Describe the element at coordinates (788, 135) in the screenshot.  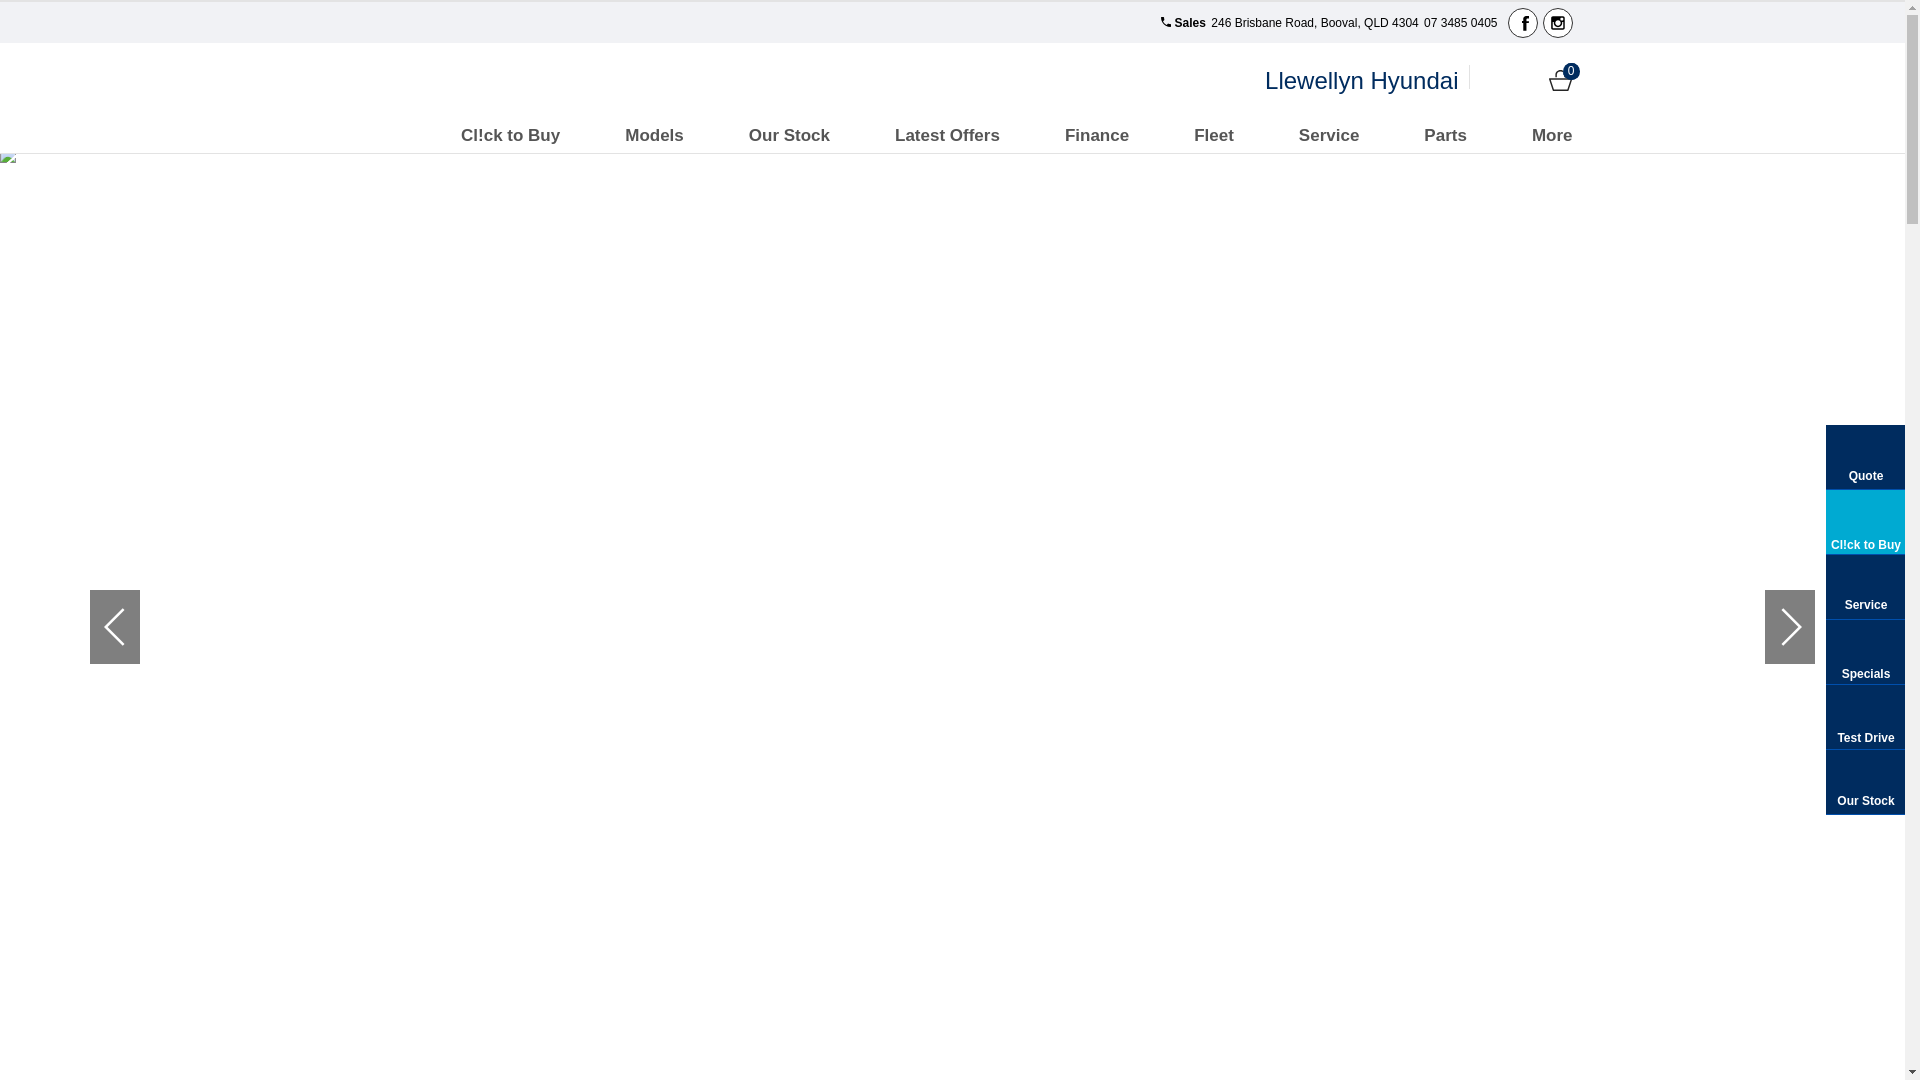
I see `'Our Stock'` at that location.